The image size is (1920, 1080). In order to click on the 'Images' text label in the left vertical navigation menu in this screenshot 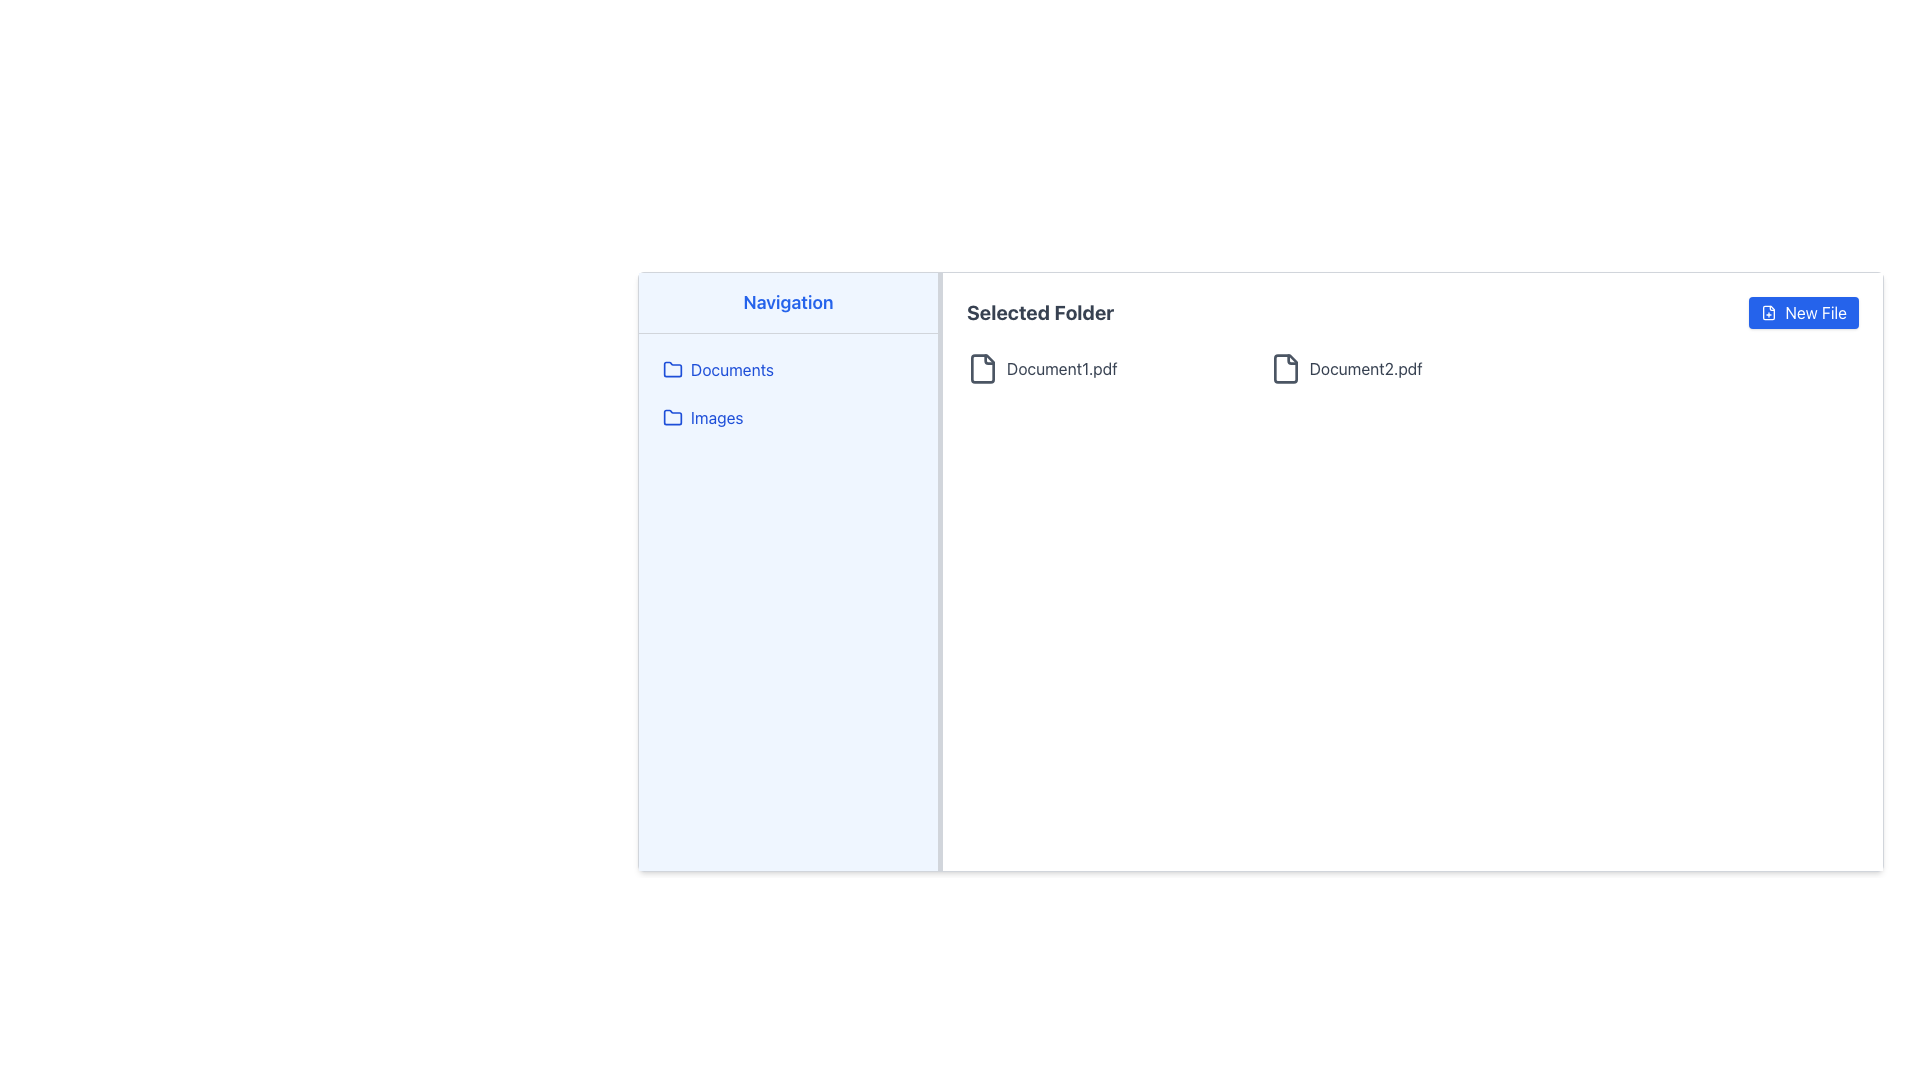, I will do `click(717, 416)`.